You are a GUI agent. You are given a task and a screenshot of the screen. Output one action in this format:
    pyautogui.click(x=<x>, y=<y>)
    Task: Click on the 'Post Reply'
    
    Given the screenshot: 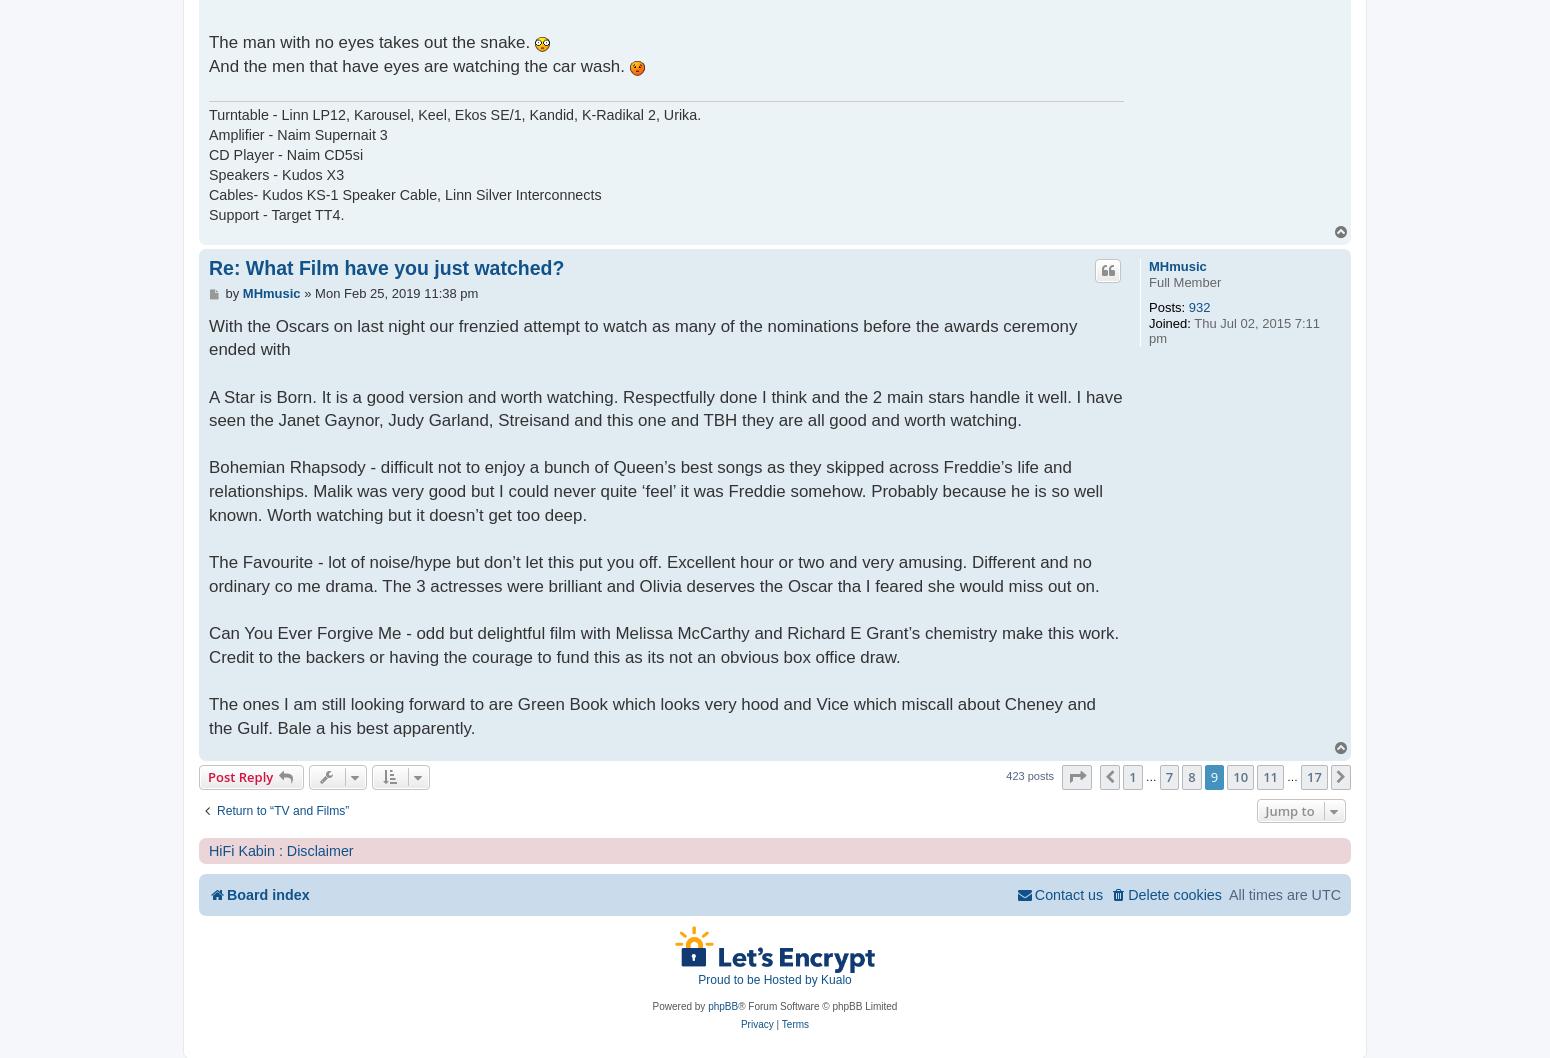 What is the action you would take?
    pyautogui.click(x=207, y=776)
    